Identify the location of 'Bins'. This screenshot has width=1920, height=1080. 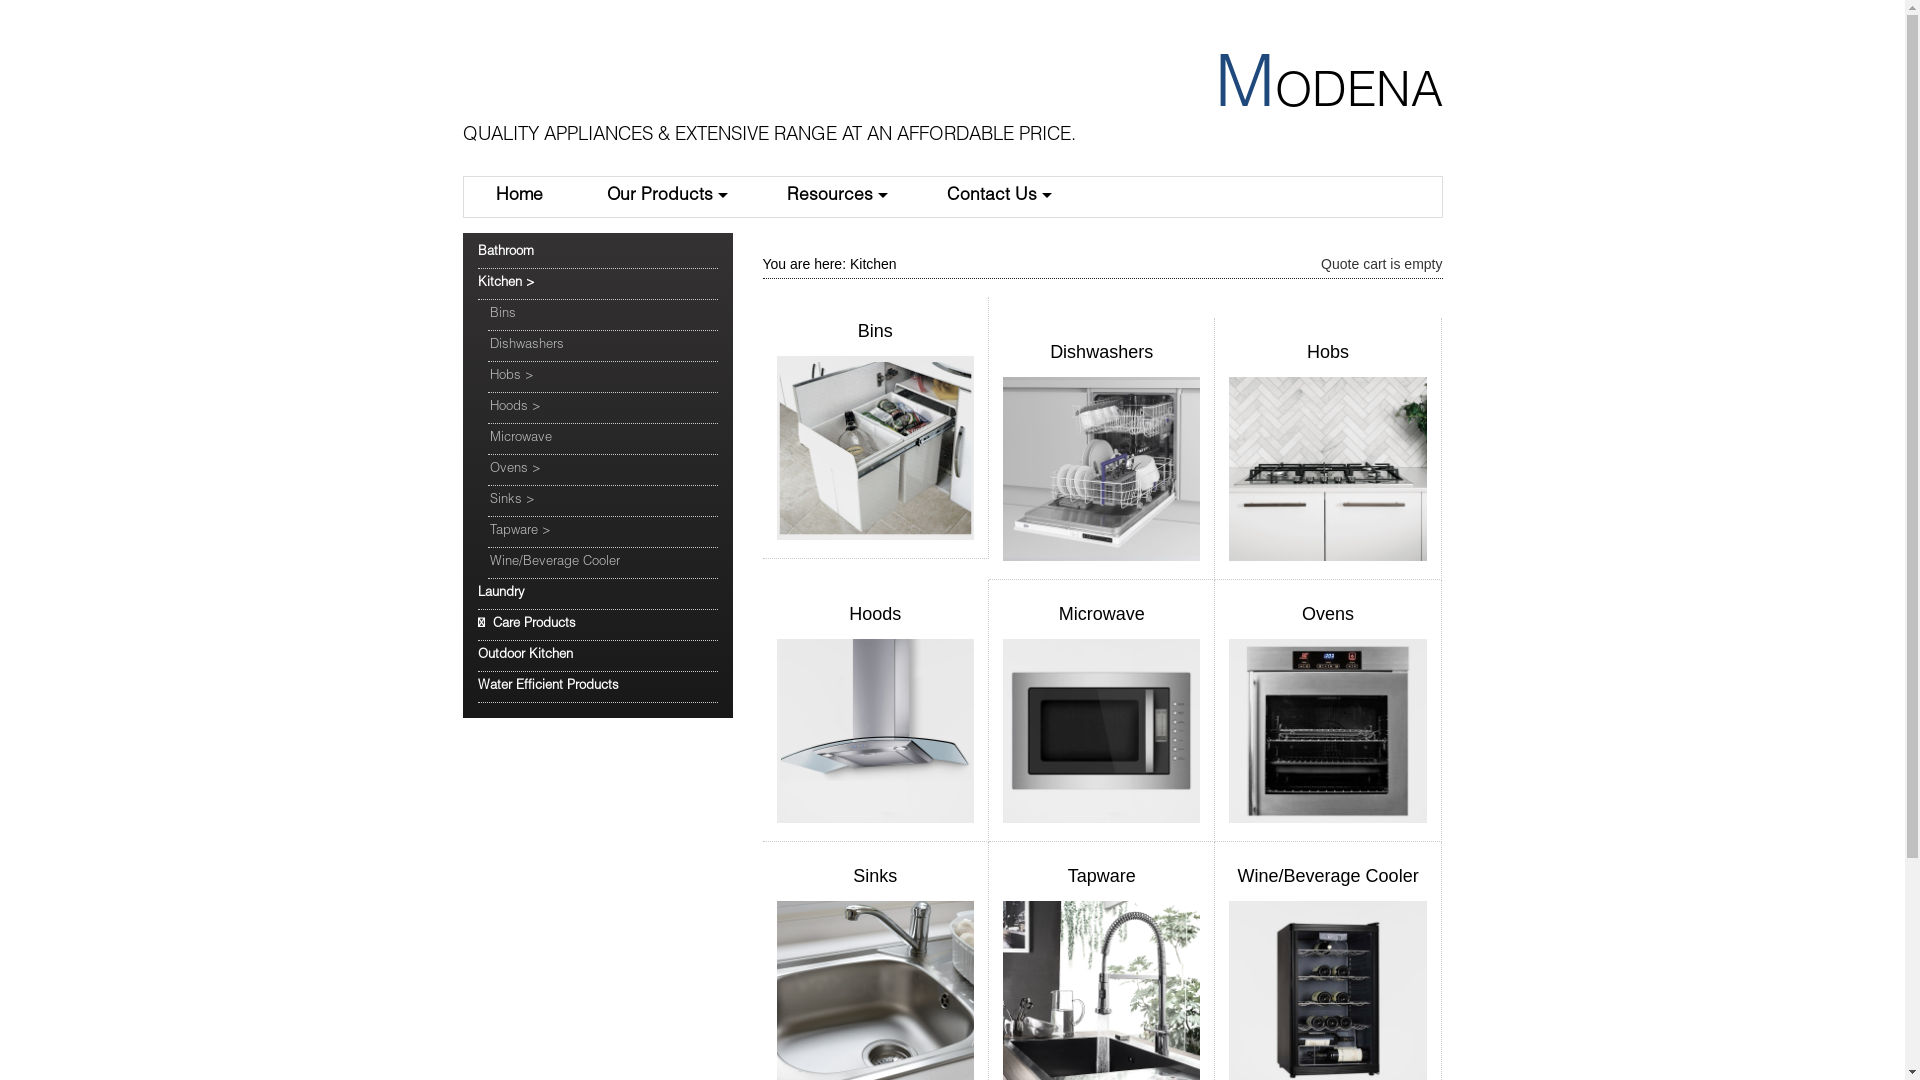
(875, 330).